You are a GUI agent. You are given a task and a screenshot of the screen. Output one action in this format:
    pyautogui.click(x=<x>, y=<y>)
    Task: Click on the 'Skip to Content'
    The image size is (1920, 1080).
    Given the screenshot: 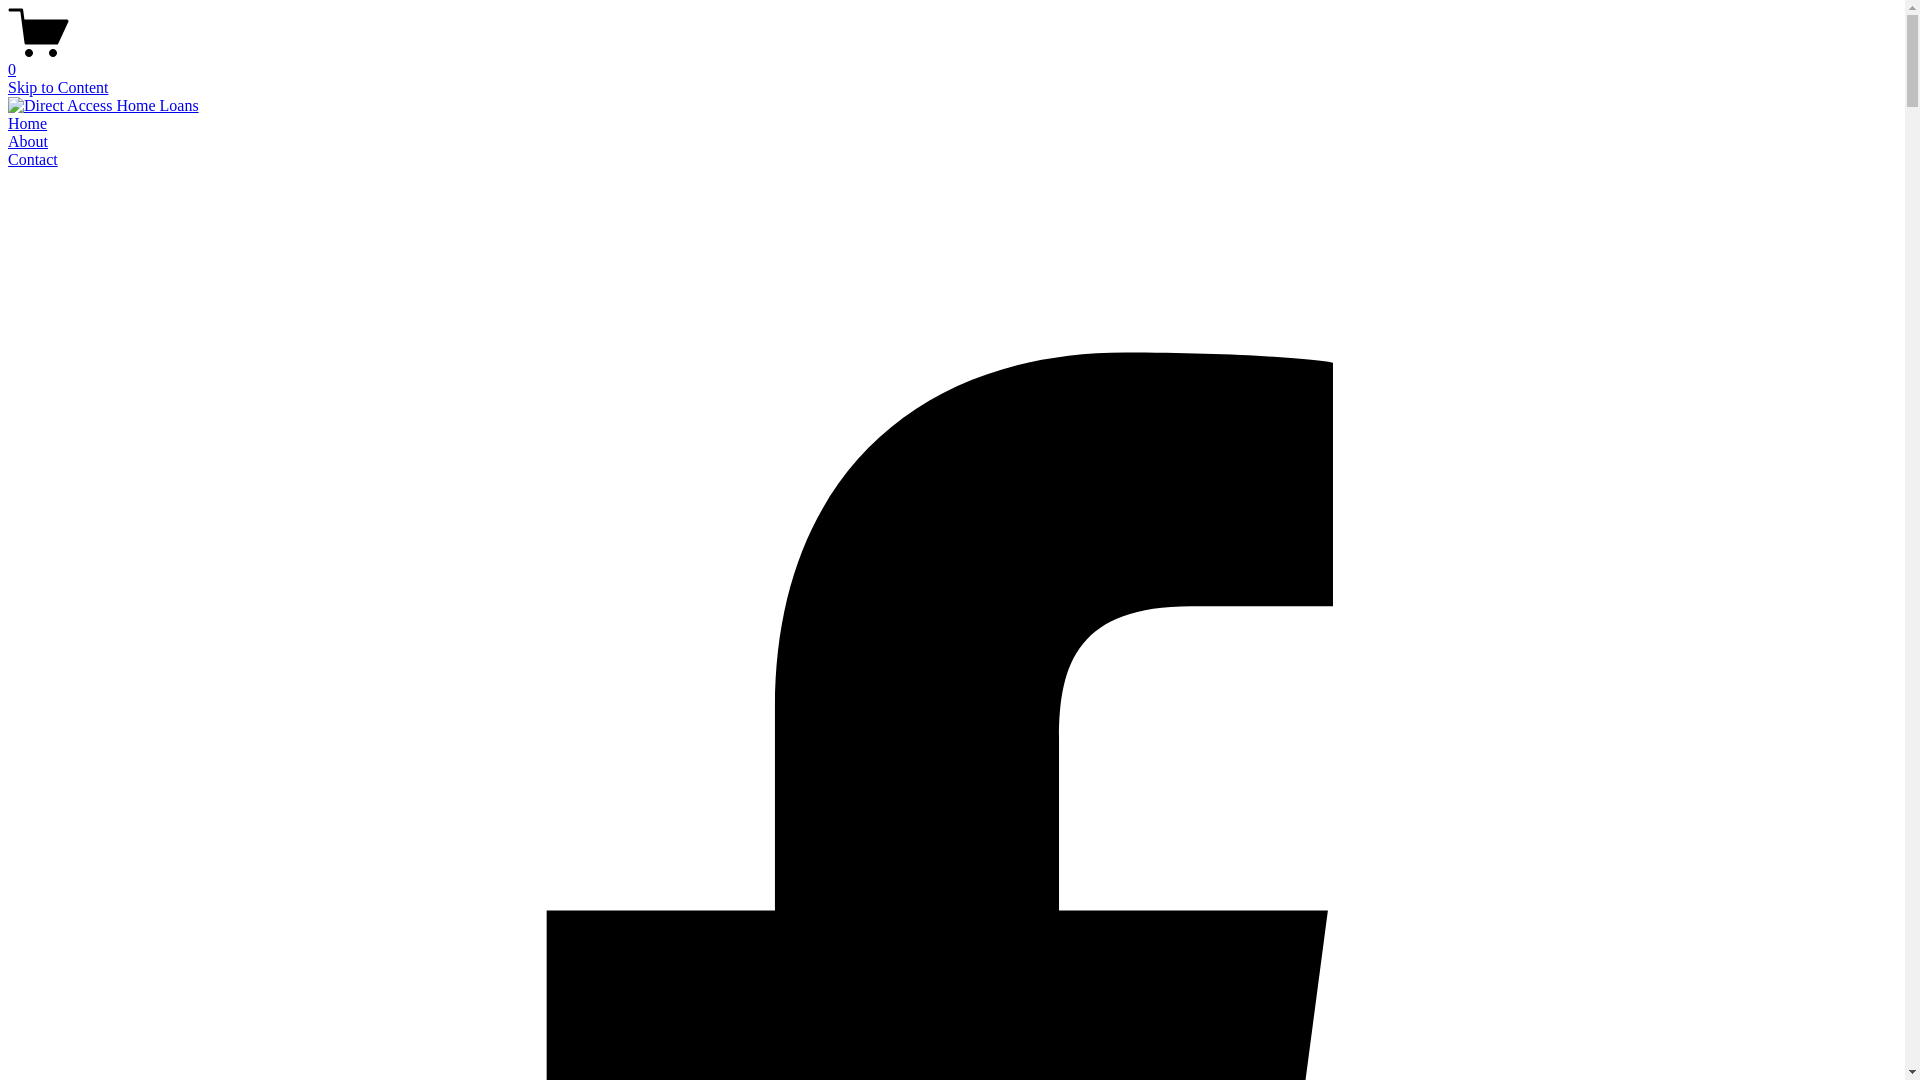 What is the action you would take?
    pyautogui.click(x=57, y=86)
    